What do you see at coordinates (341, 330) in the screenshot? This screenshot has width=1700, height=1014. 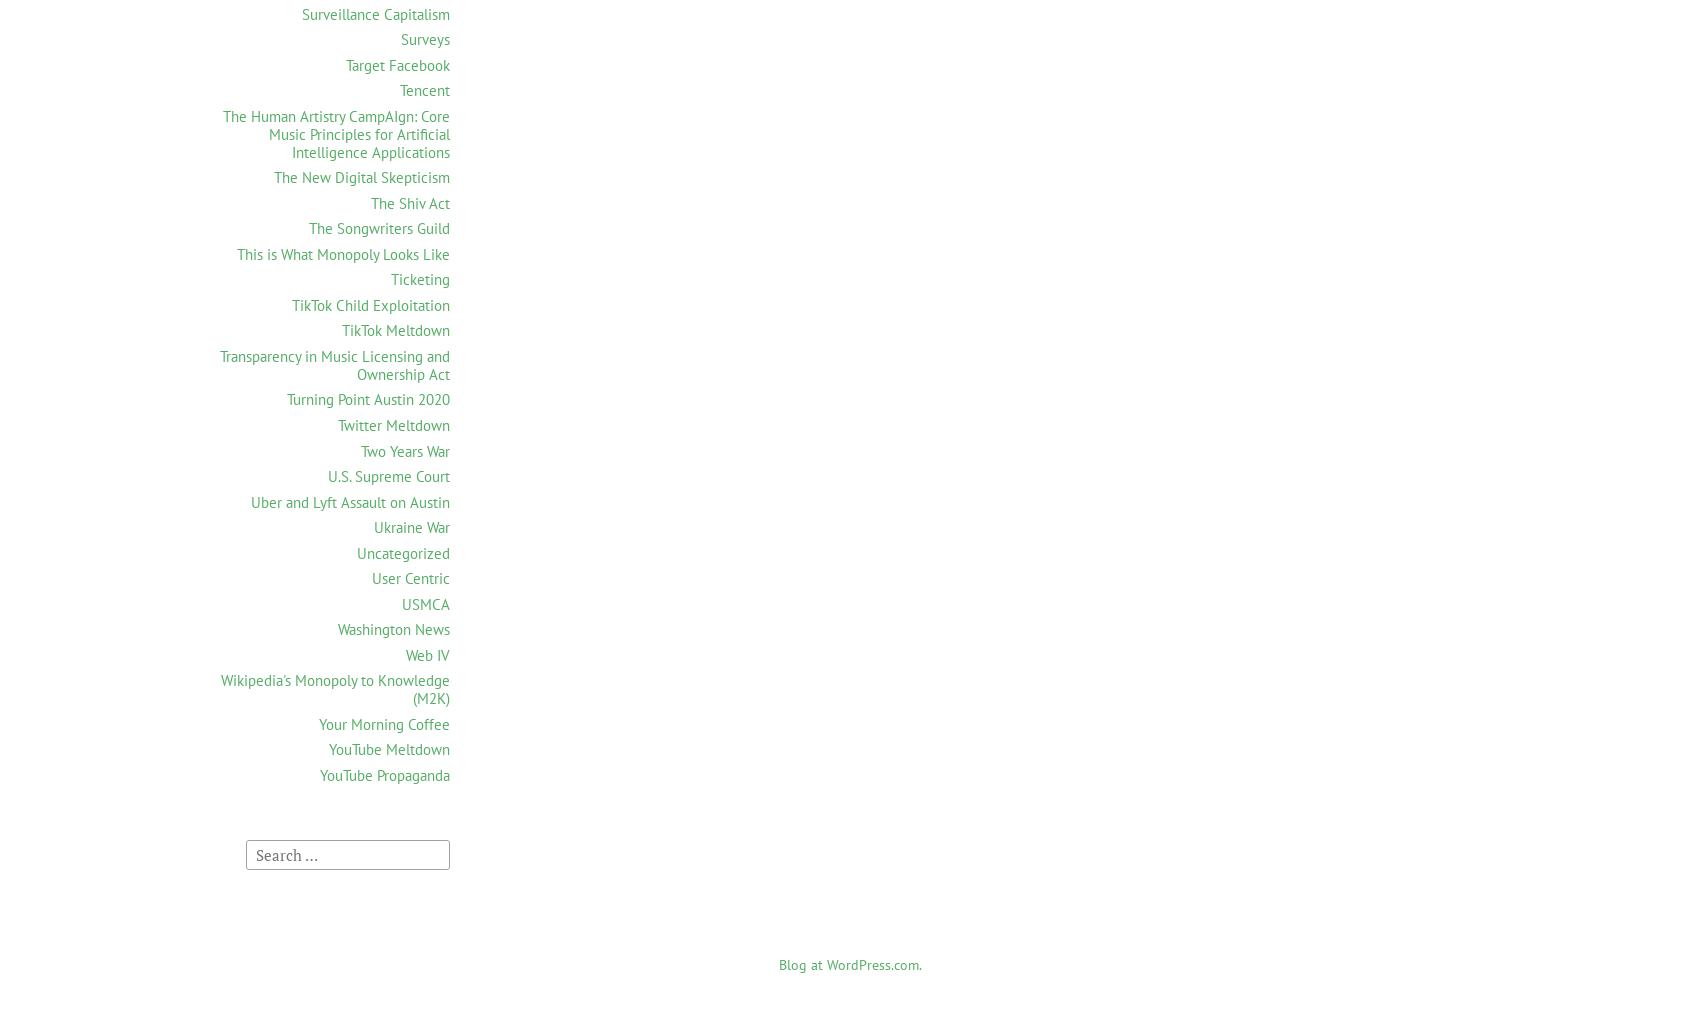 I see `'TikTok Meltdown'` at bounding box center [341, 330].